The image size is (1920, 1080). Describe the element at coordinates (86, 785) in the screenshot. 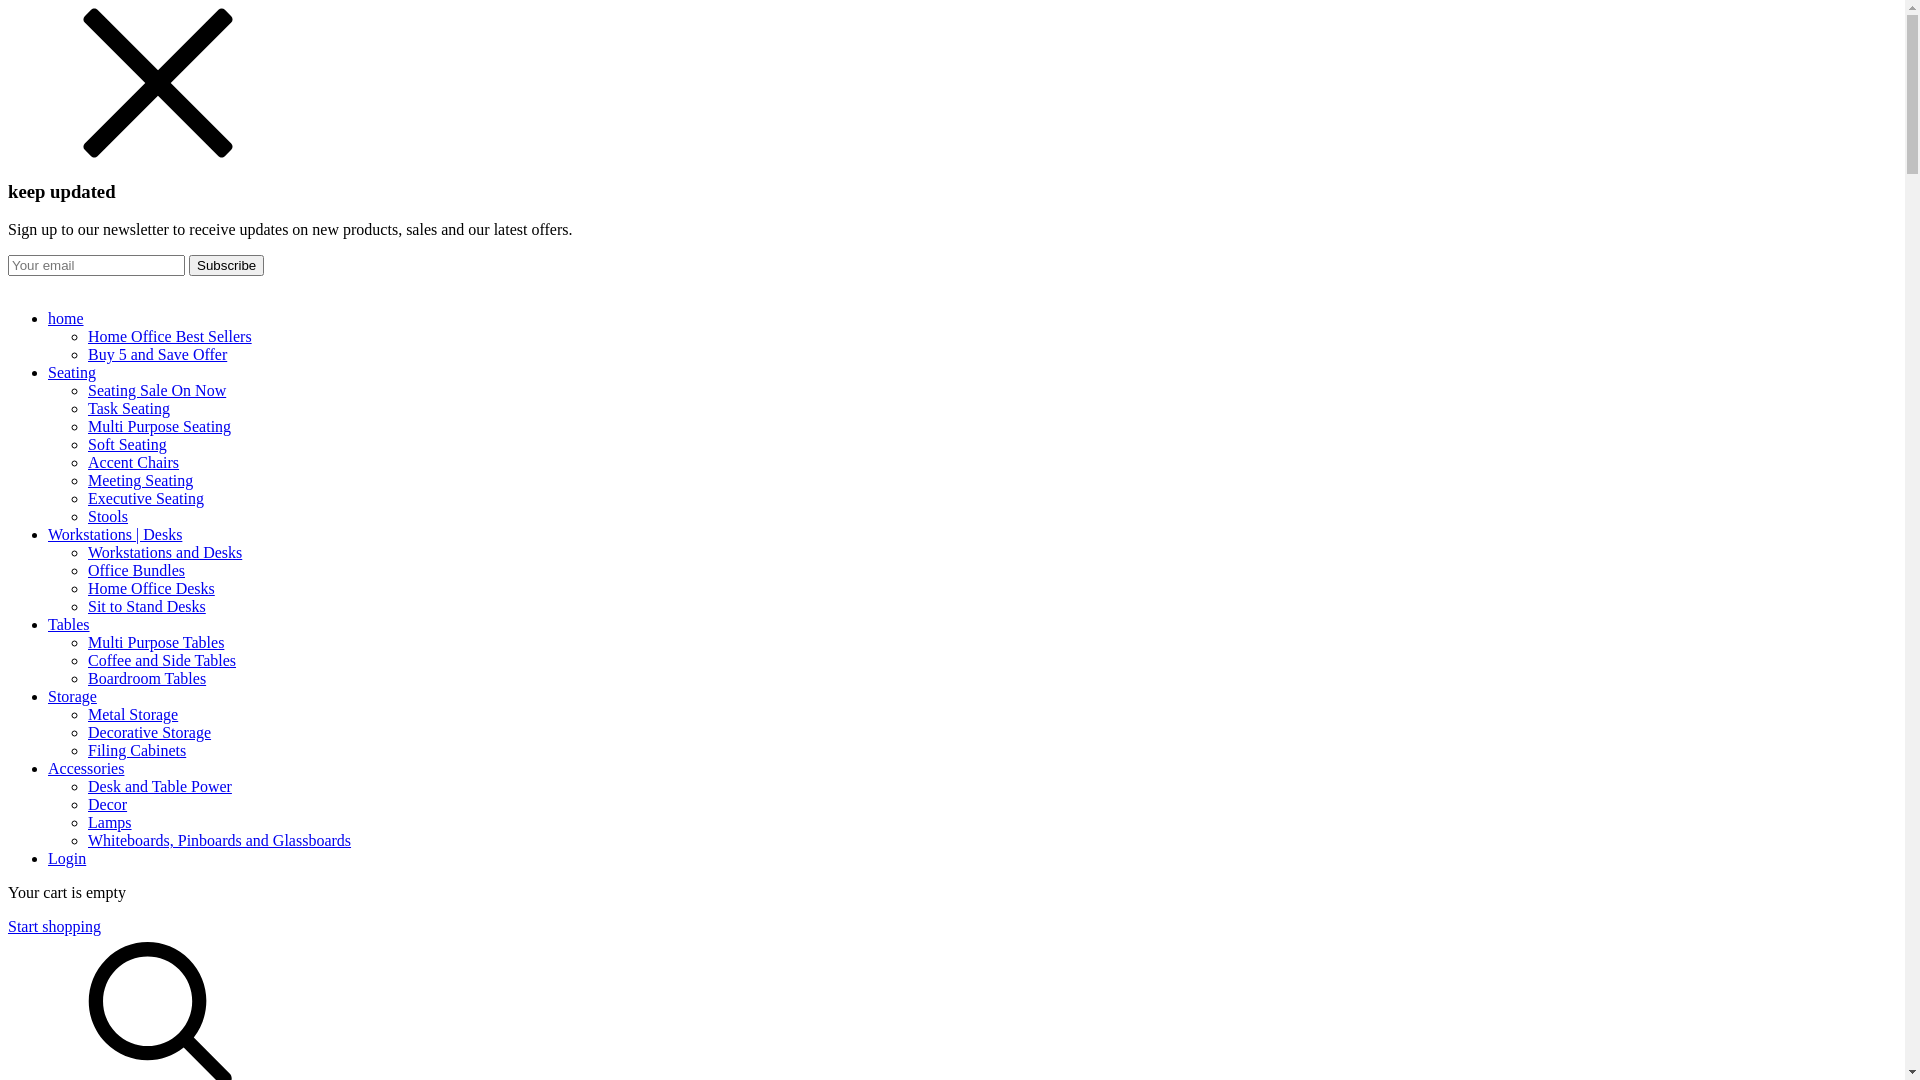

I see `'Desk and Table Power'` at that location.